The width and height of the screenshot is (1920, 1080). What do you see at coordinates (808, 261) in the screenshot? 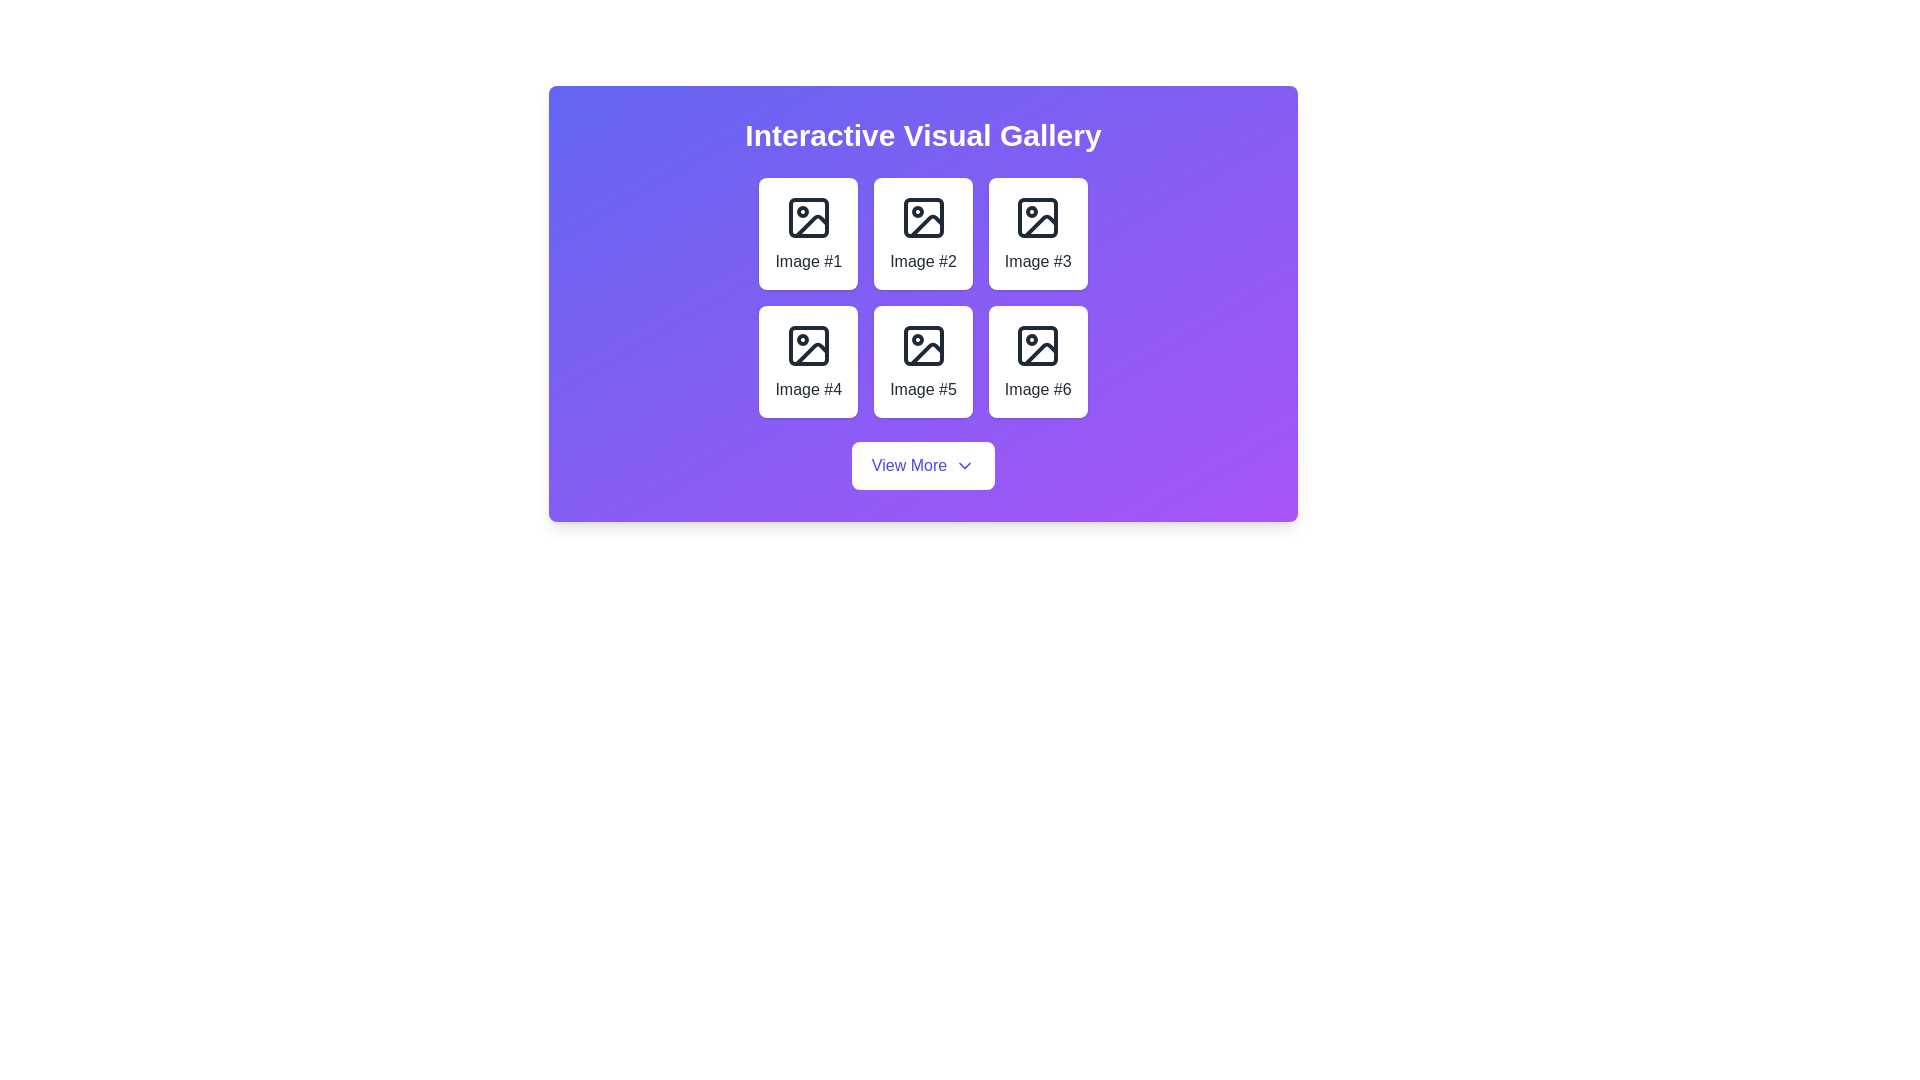
I see `the text label that describes the associated image icon in the top-left grid cell of the gallery section` at bounding box center [808, 261].